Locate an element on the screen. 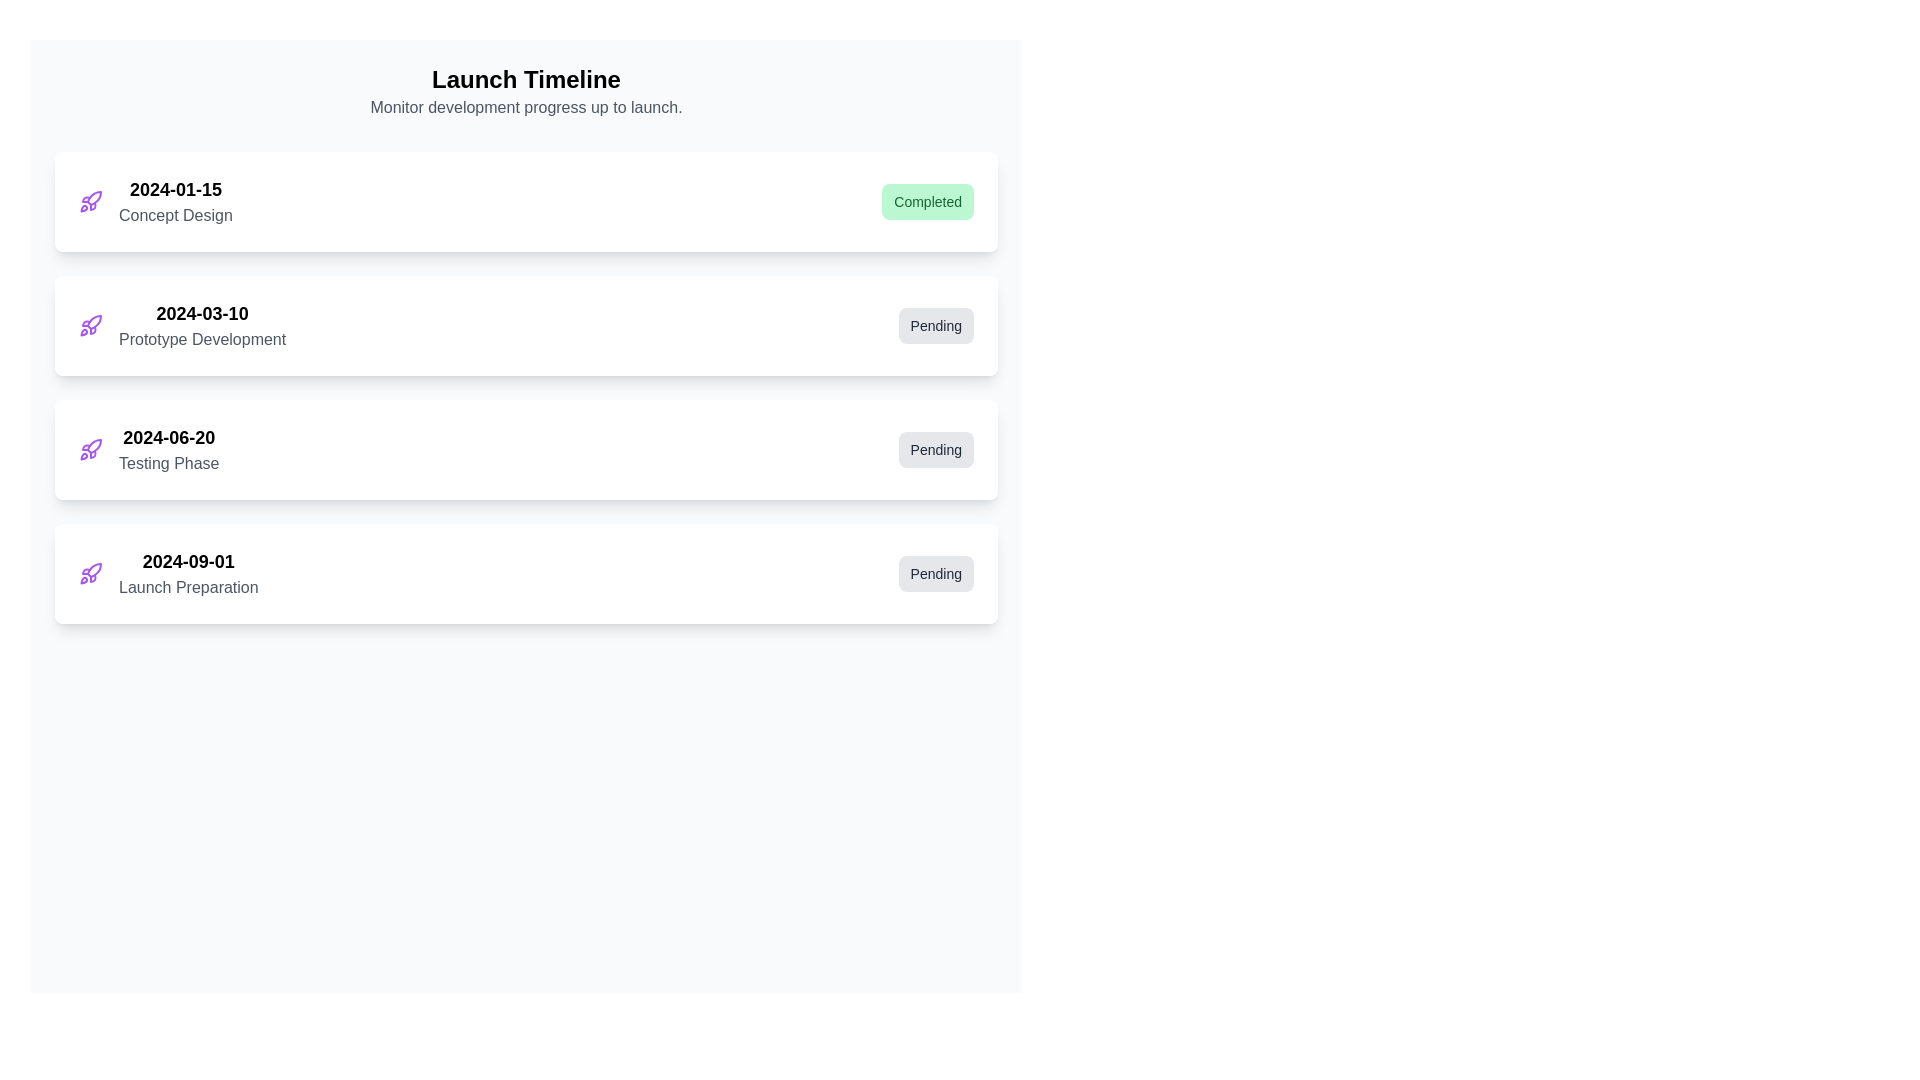 The width and height of the screenshot is (1920, 1080). the milestone event label 'Launch Preparation' scheduled for 2024-09-01, which is the fourth element in a vertically stacked timeline layout is located at coordinates (188, 574).